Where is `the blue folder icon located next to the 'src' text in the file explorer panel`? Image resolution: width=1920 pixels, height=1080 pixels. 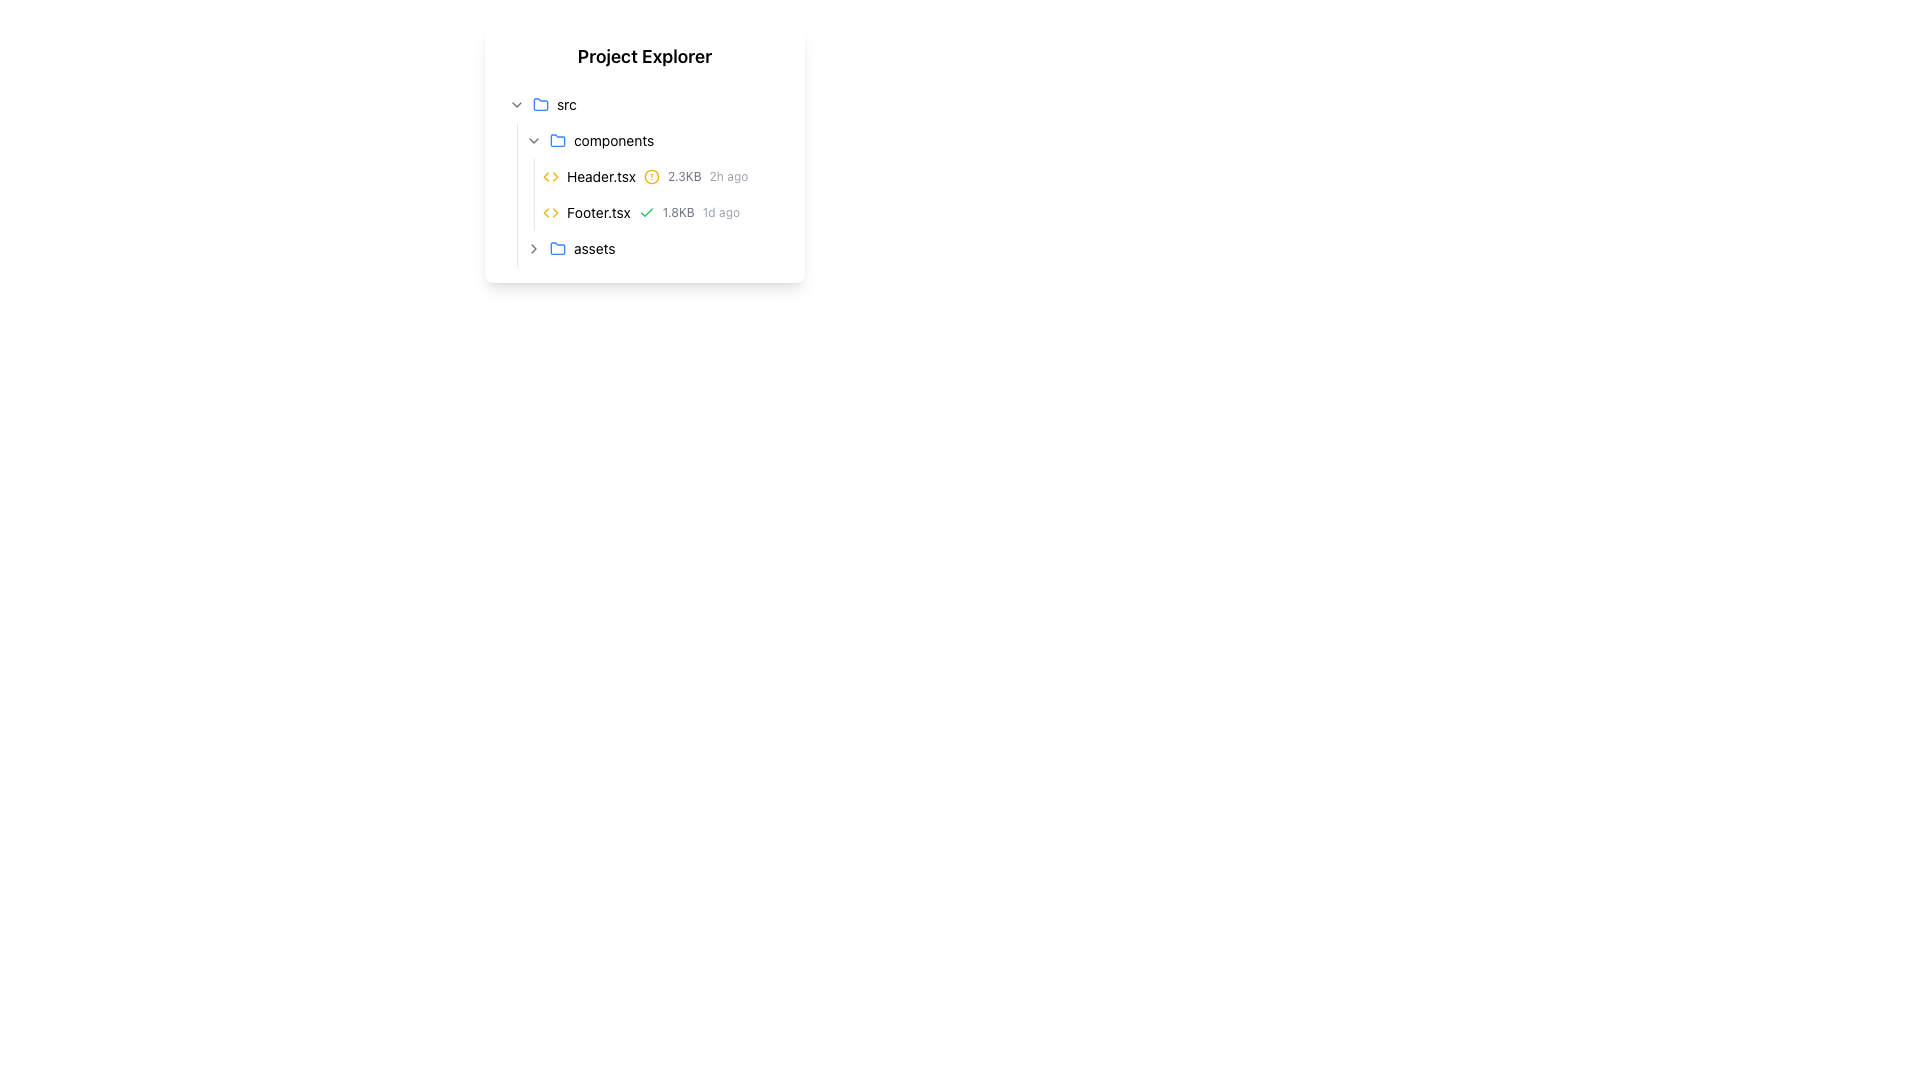 the blue folder icon located next to the 'src' text in the file explorer panel is located at coordinates (541, 104).